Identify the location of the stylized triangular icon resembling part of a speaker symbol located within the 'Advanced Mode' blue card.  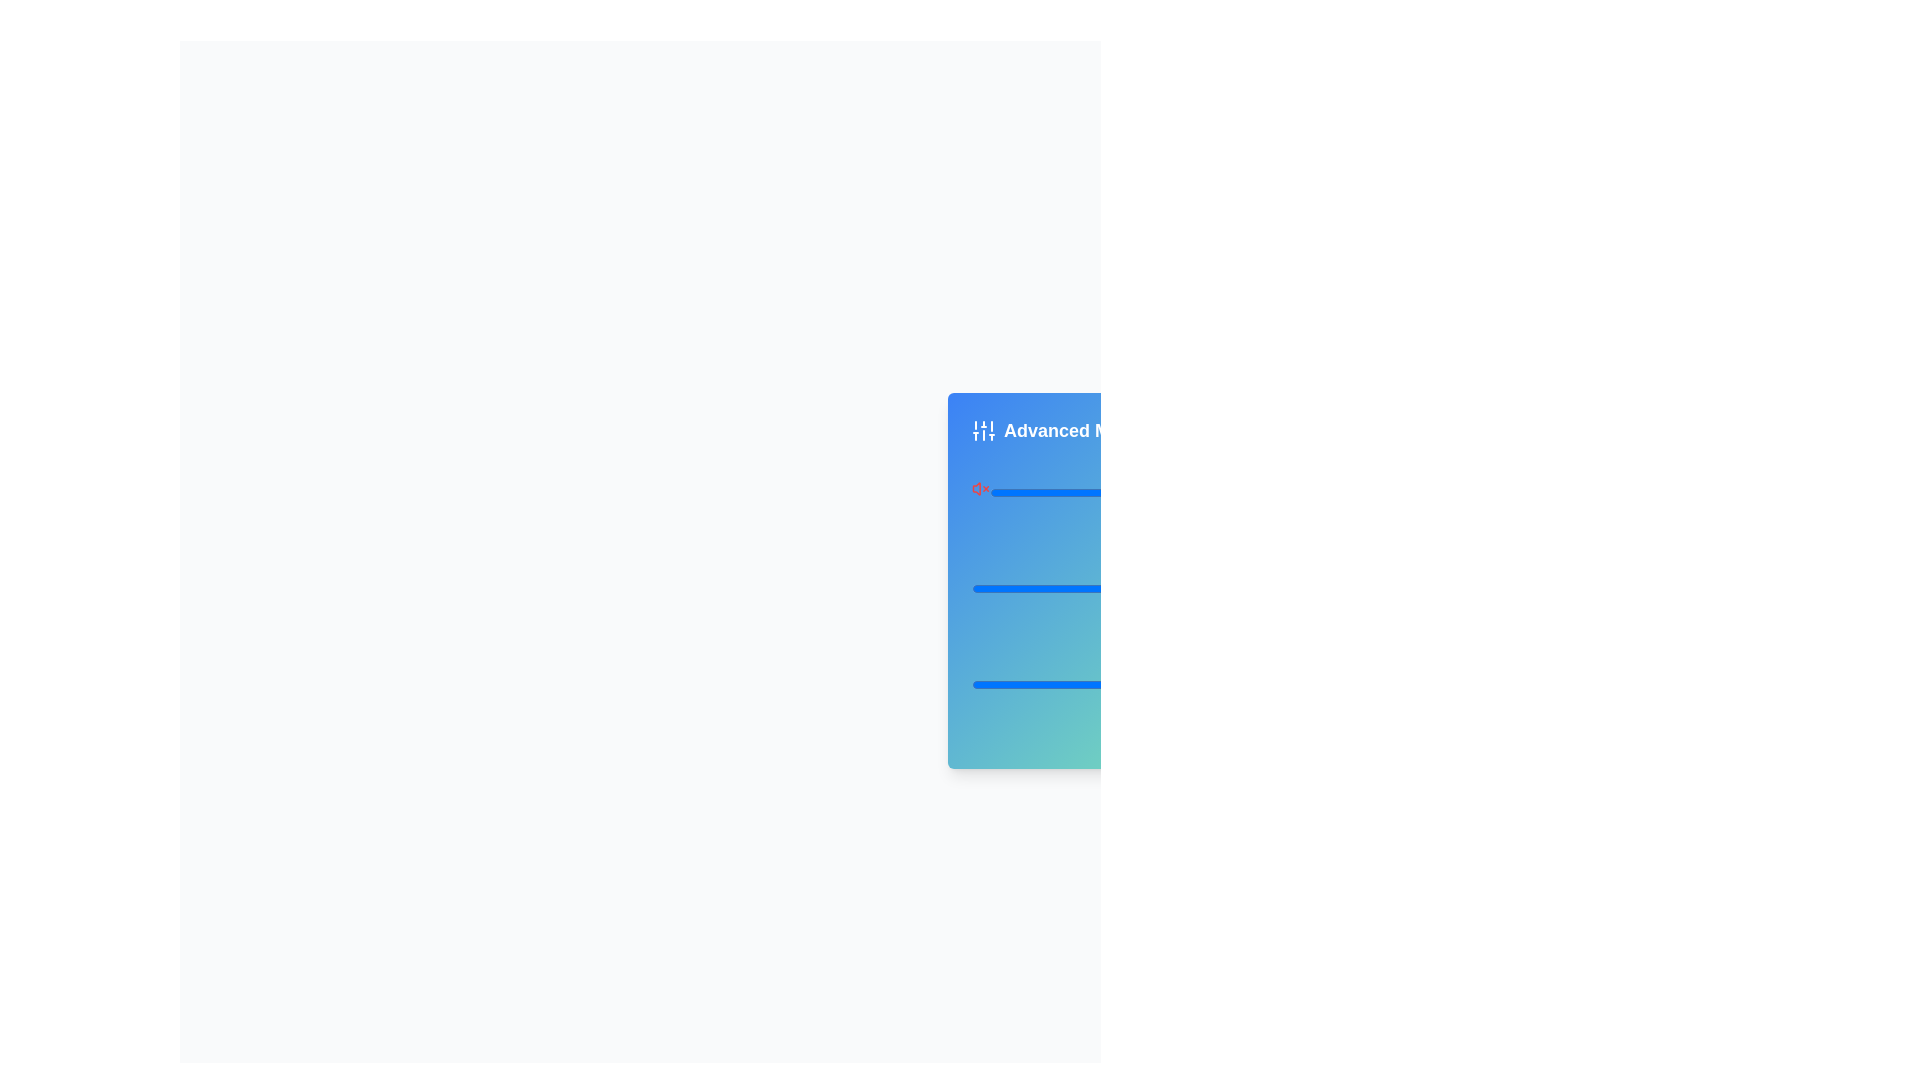
(976, 489).